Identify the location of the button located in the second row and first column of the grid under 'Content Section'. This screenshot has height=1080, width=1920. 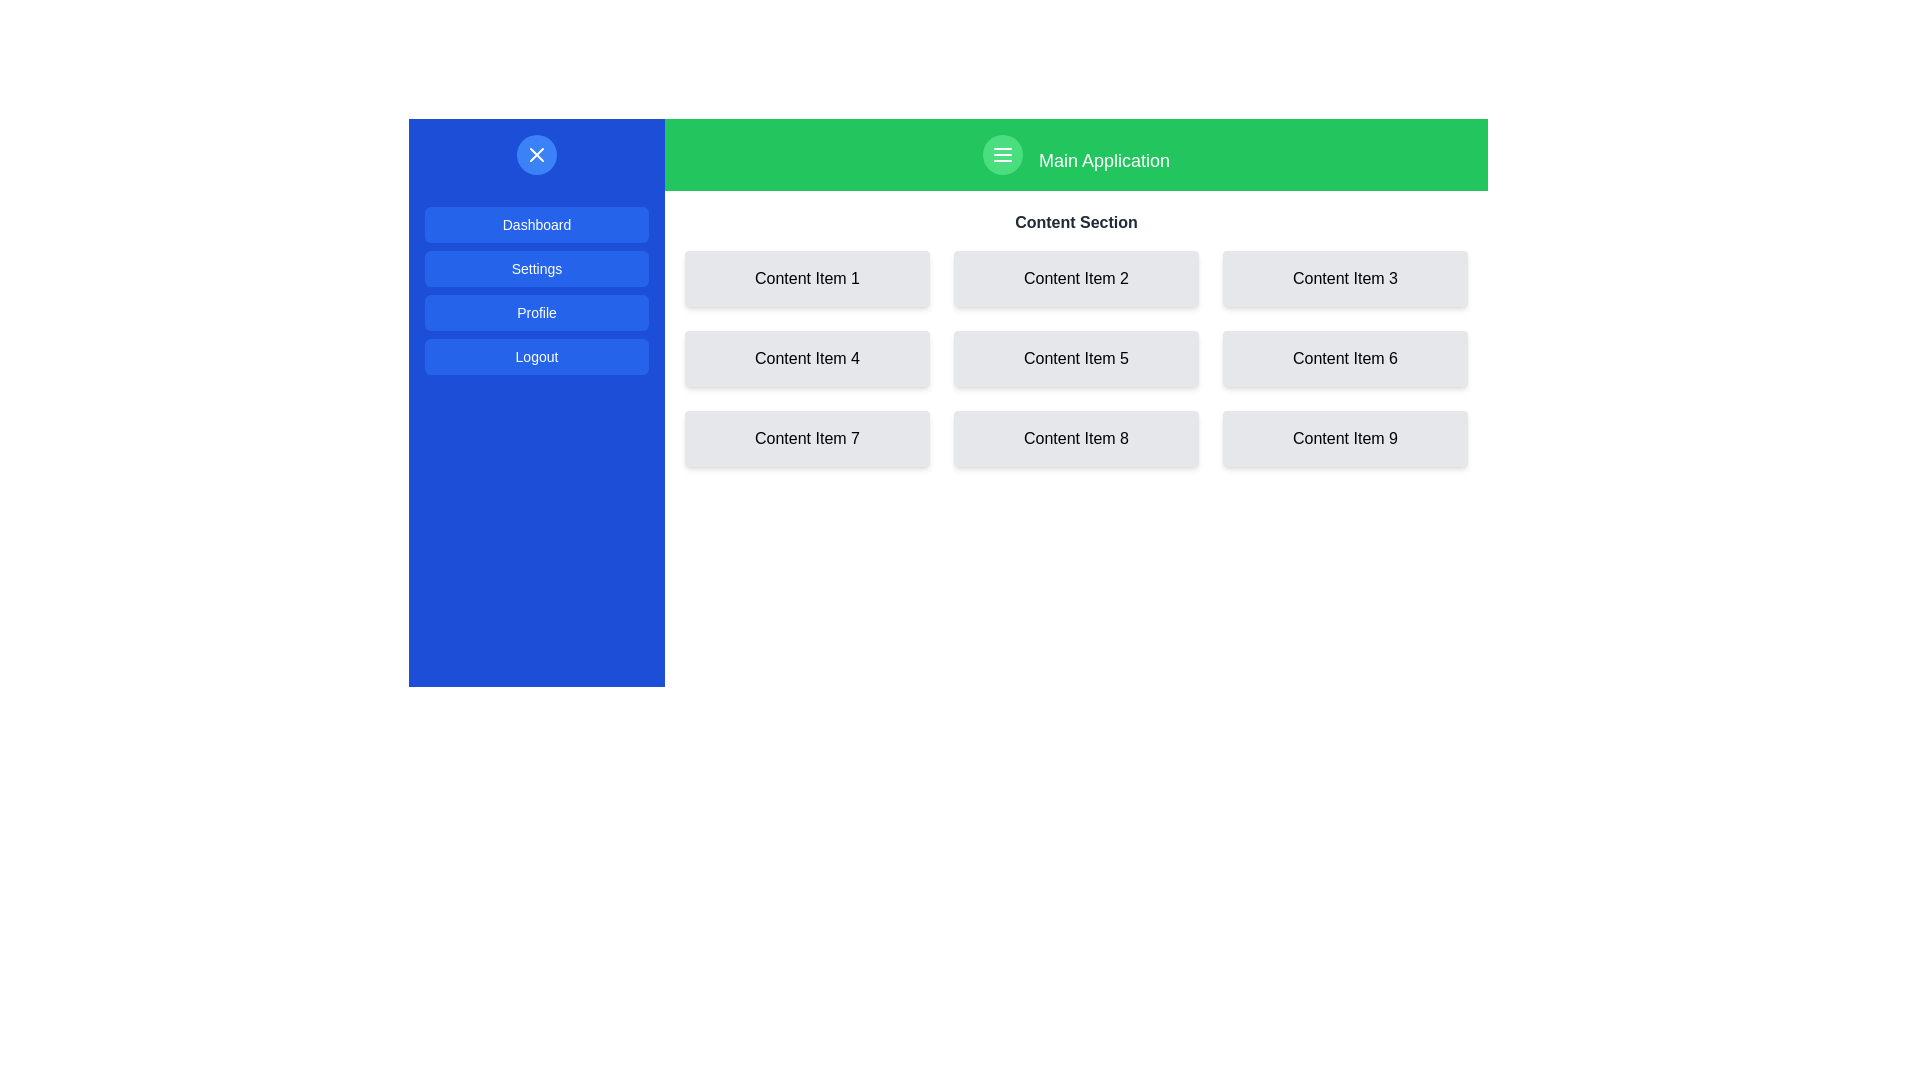
(807, 357).